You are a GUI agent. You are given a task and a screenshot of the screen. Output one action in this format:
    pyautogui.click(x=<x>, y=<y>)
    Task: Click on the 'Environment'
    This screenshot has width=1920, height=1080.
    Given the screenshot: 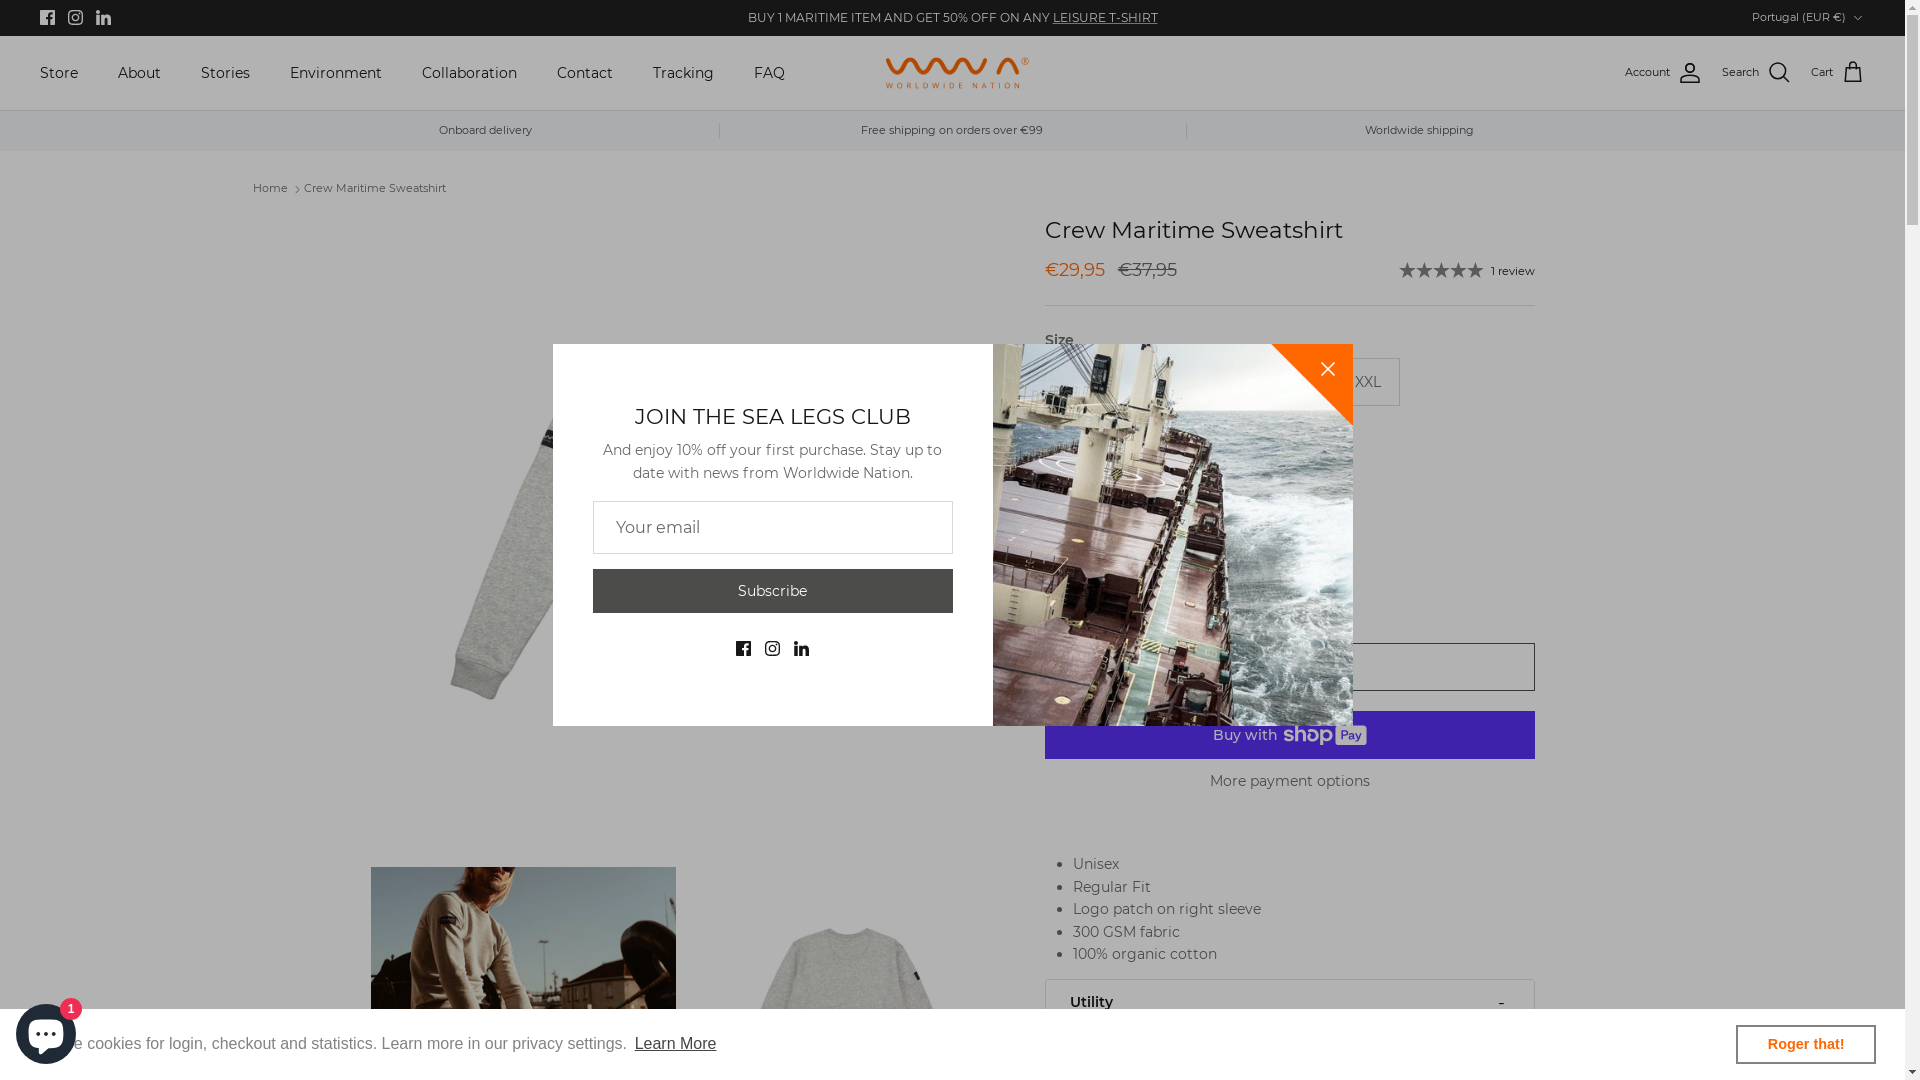 What is the action you would take?
    pyautogui.click(x=271, y=72)
    